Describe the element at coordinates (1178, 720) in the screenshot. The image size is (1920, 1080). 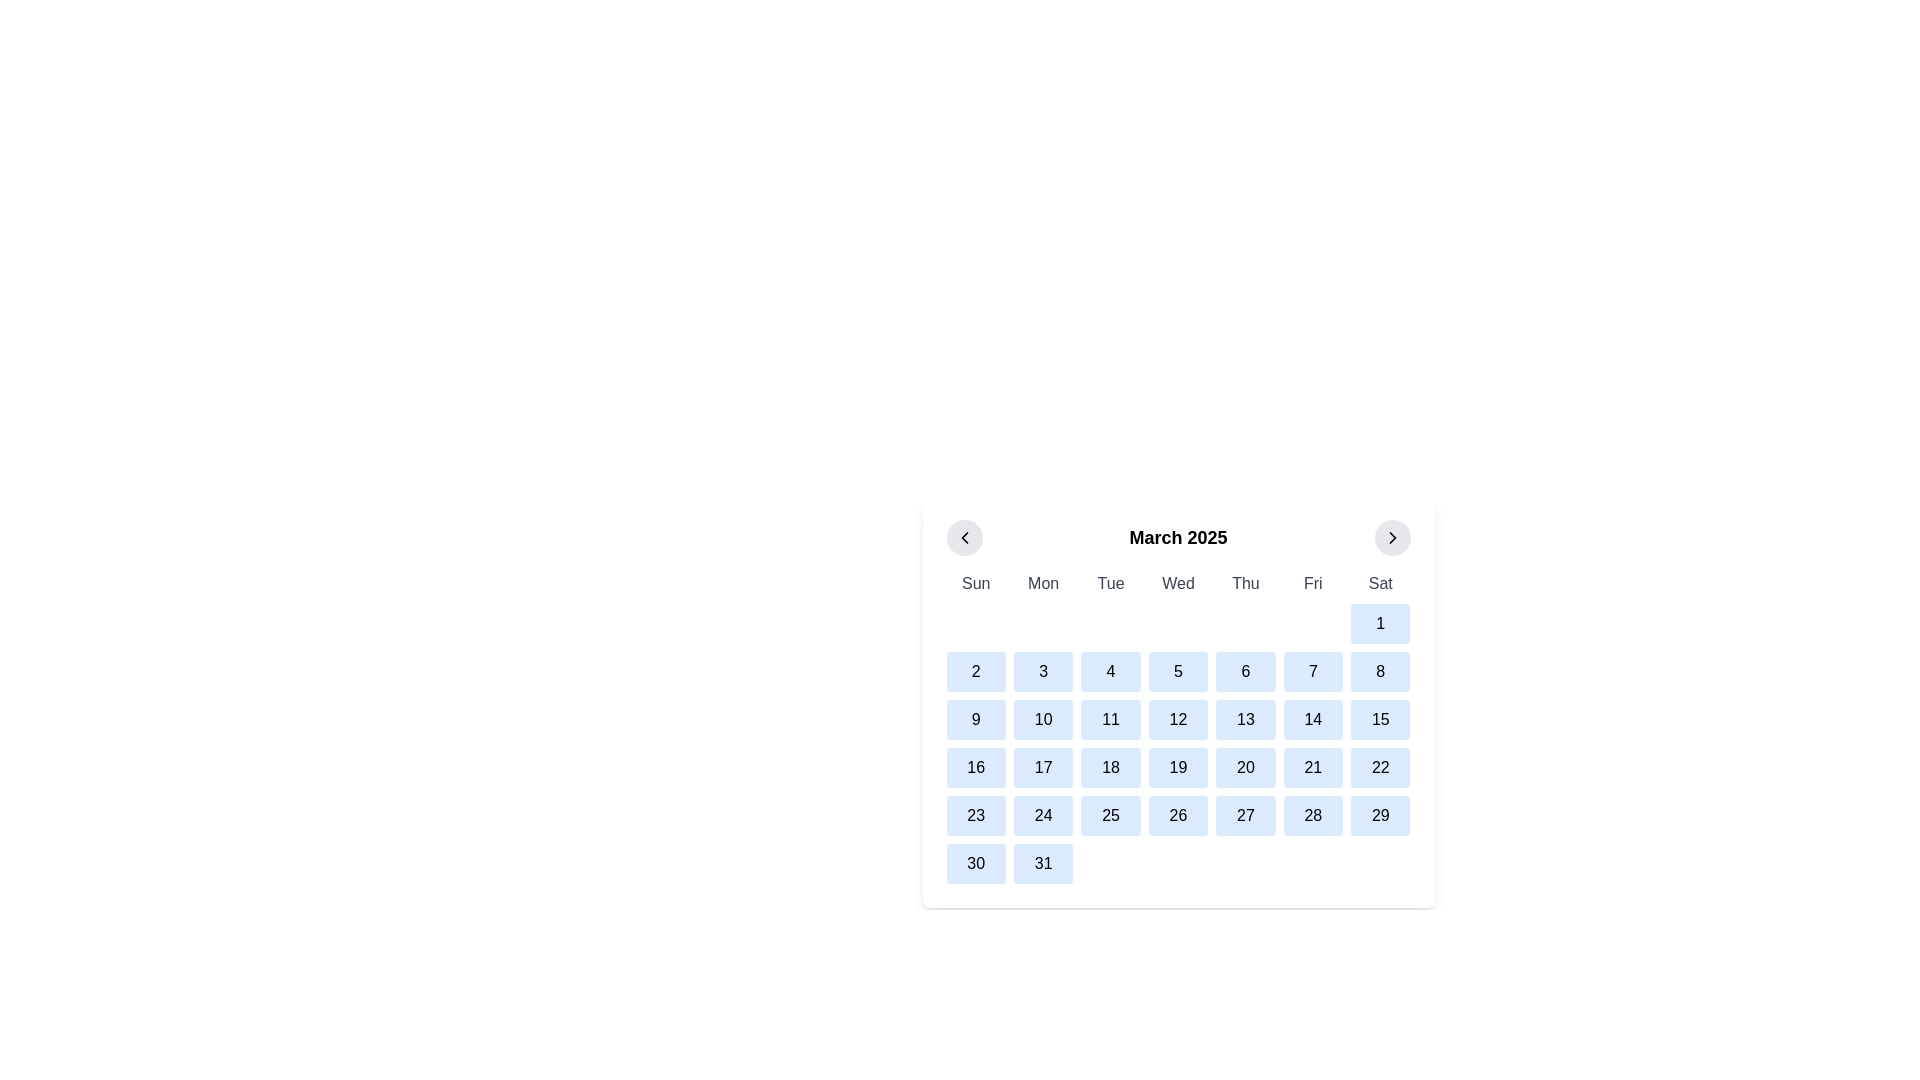
I see `the square button with a light blue background and the number '12' in black, located in the third row and fourth column of the calendar grid to invoke hover effects` at that location.